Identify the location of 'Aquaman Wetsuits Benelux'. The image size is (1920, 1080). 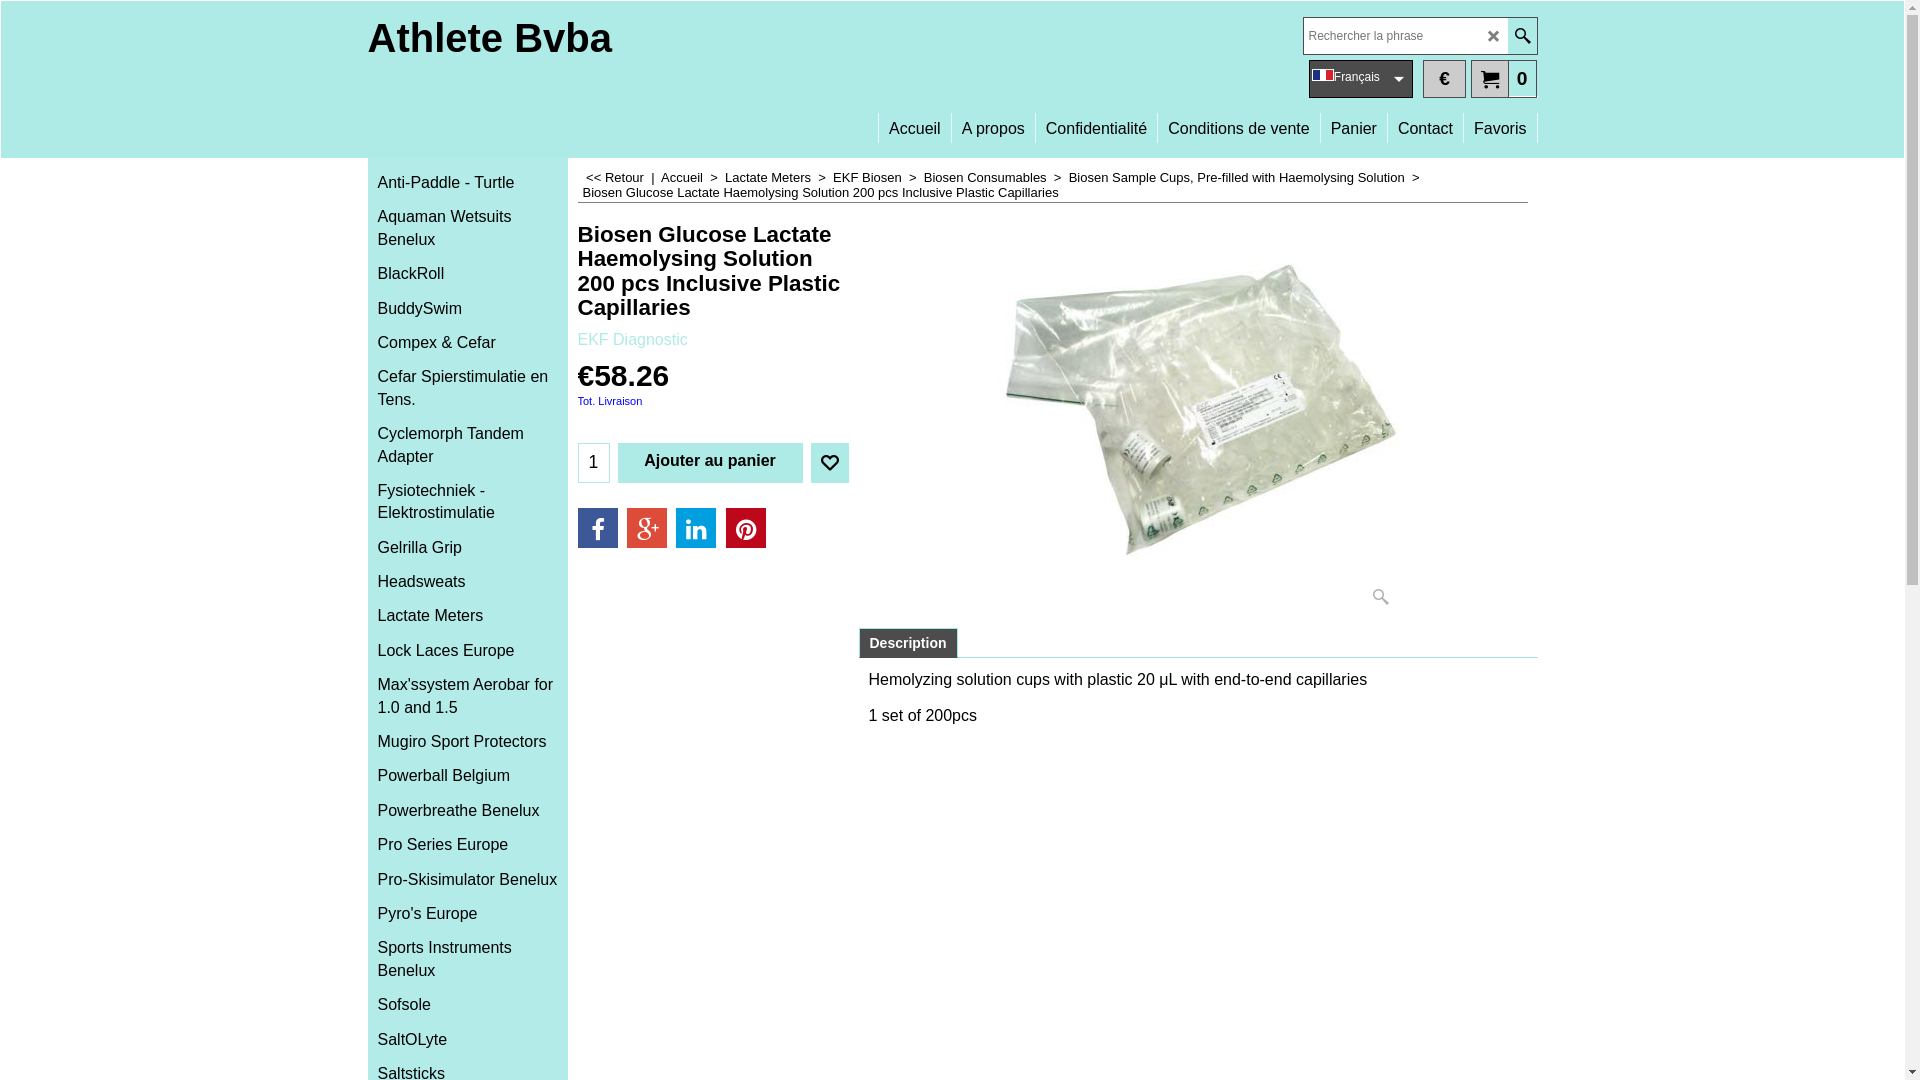
(467, 227).